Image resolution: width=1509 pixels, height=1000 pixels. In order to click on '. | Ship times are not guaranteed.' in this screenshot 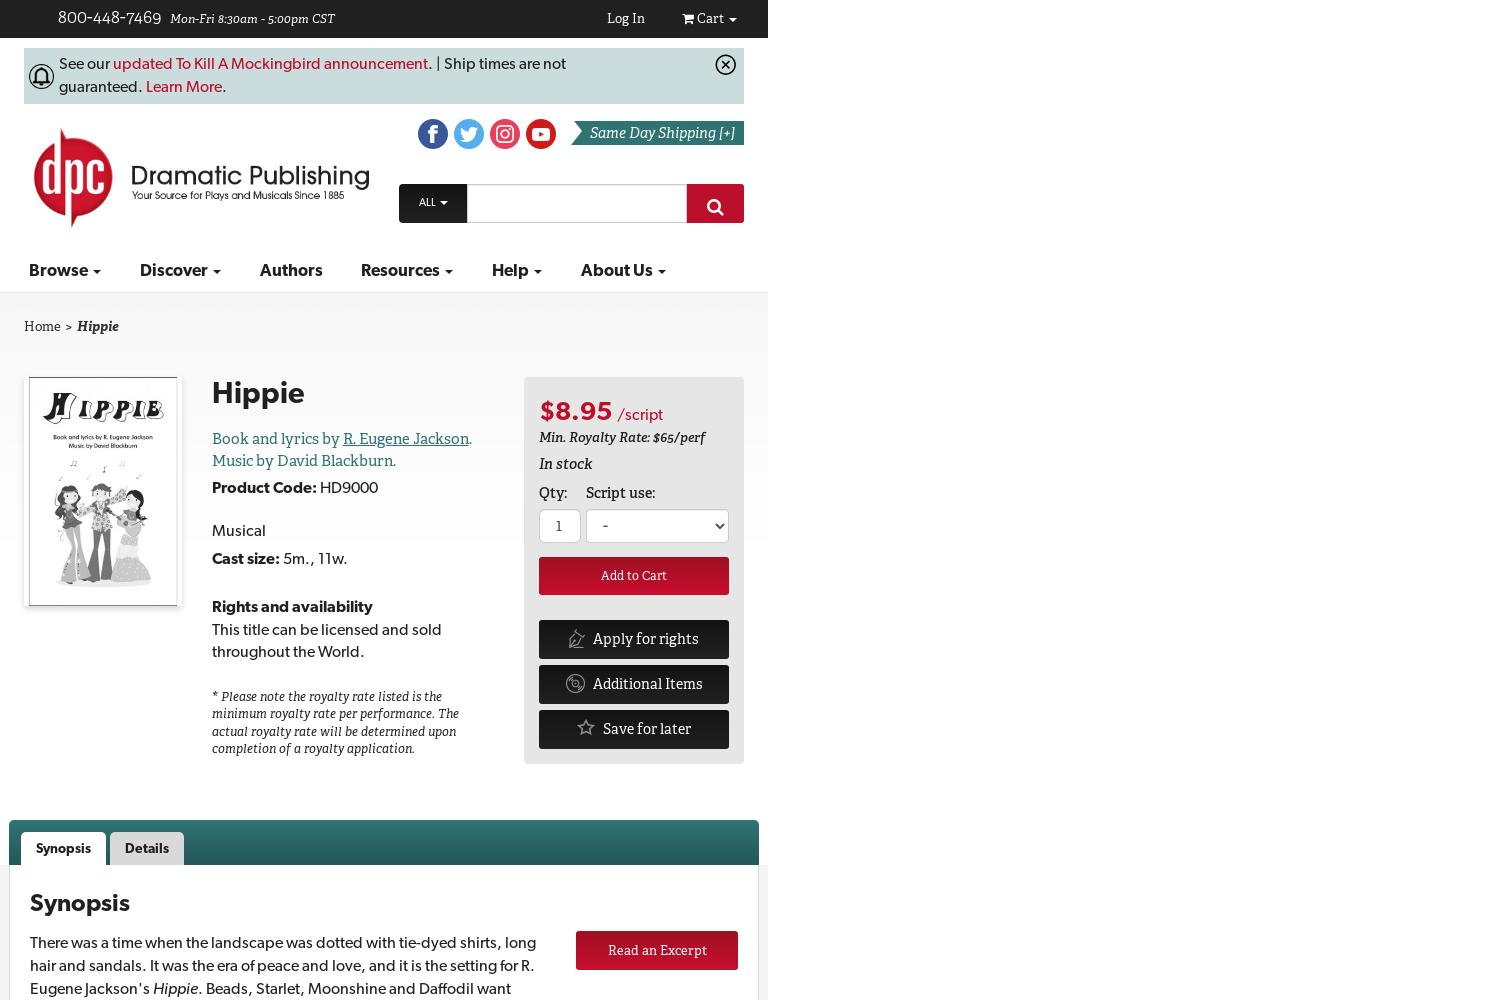, I will do `click(311, 73)`.